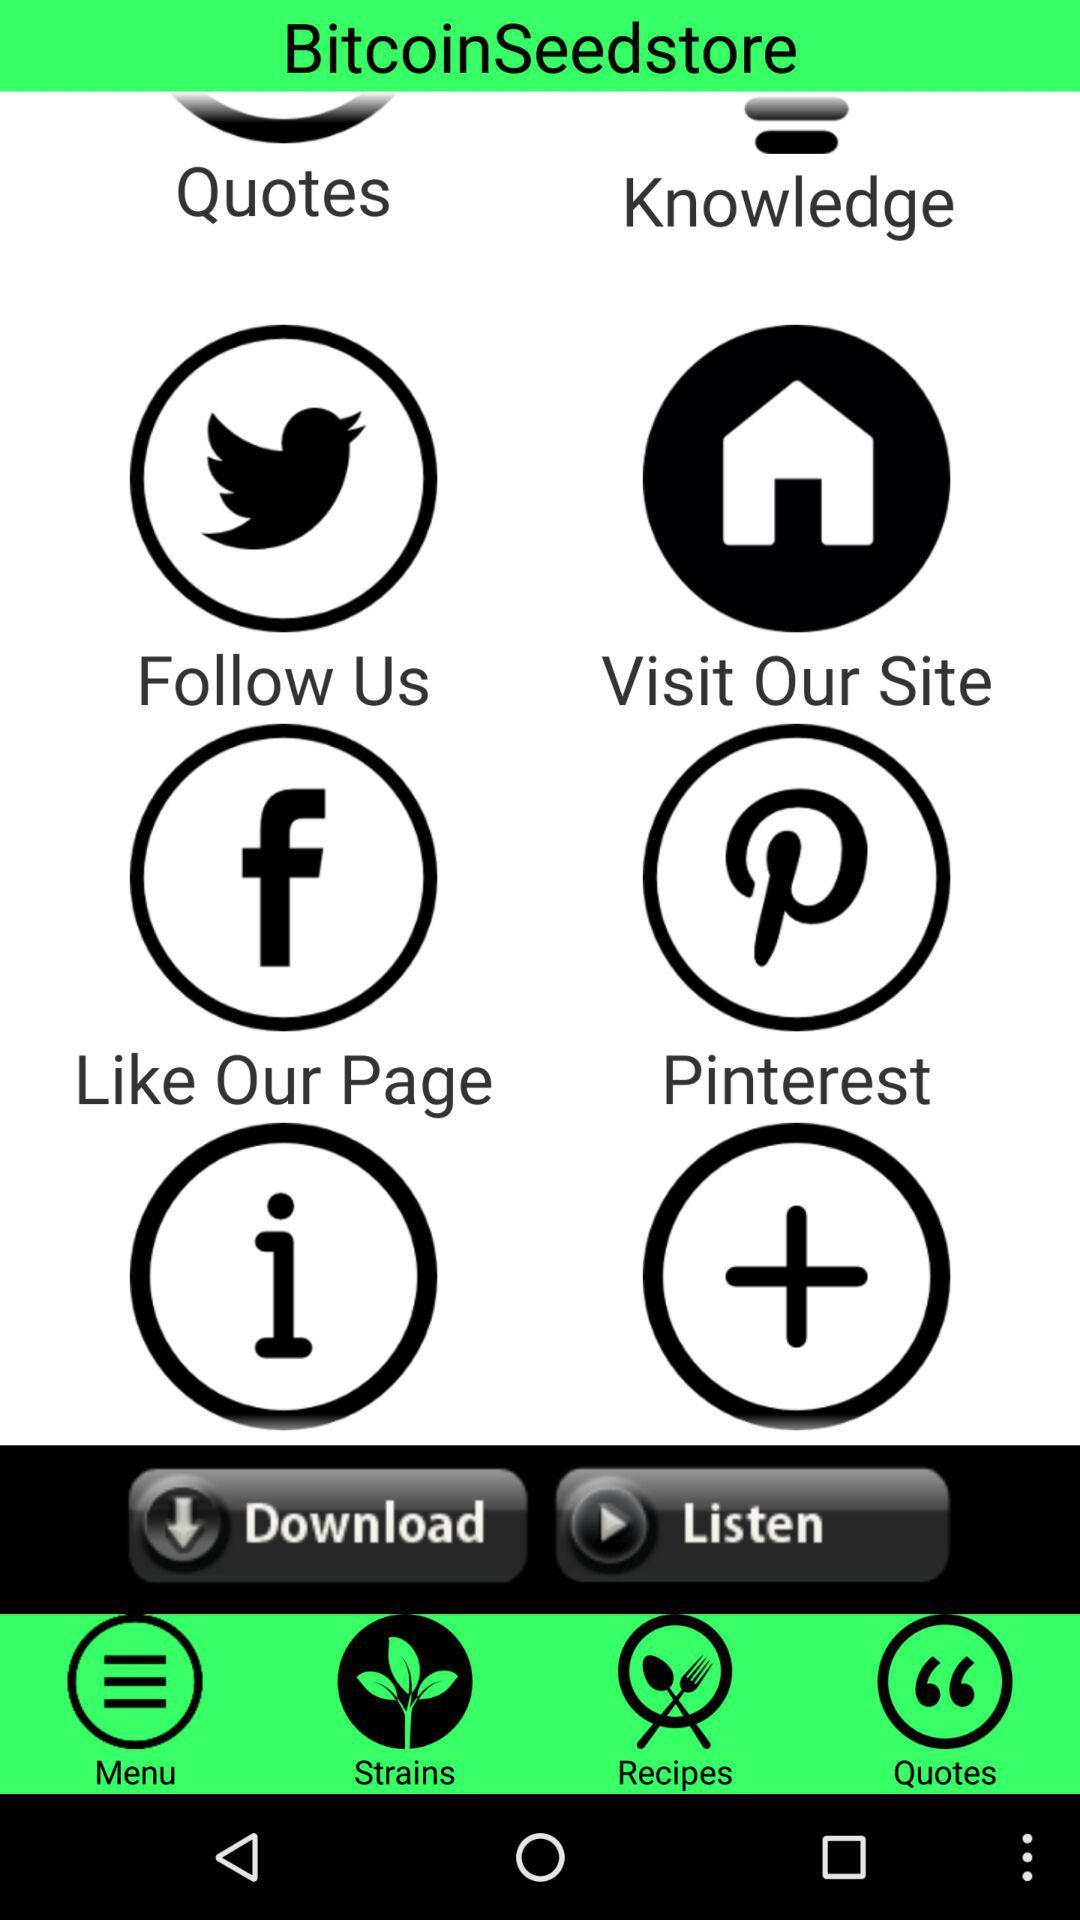  I want to click on firm 's pinterest page, so click(795, 877).